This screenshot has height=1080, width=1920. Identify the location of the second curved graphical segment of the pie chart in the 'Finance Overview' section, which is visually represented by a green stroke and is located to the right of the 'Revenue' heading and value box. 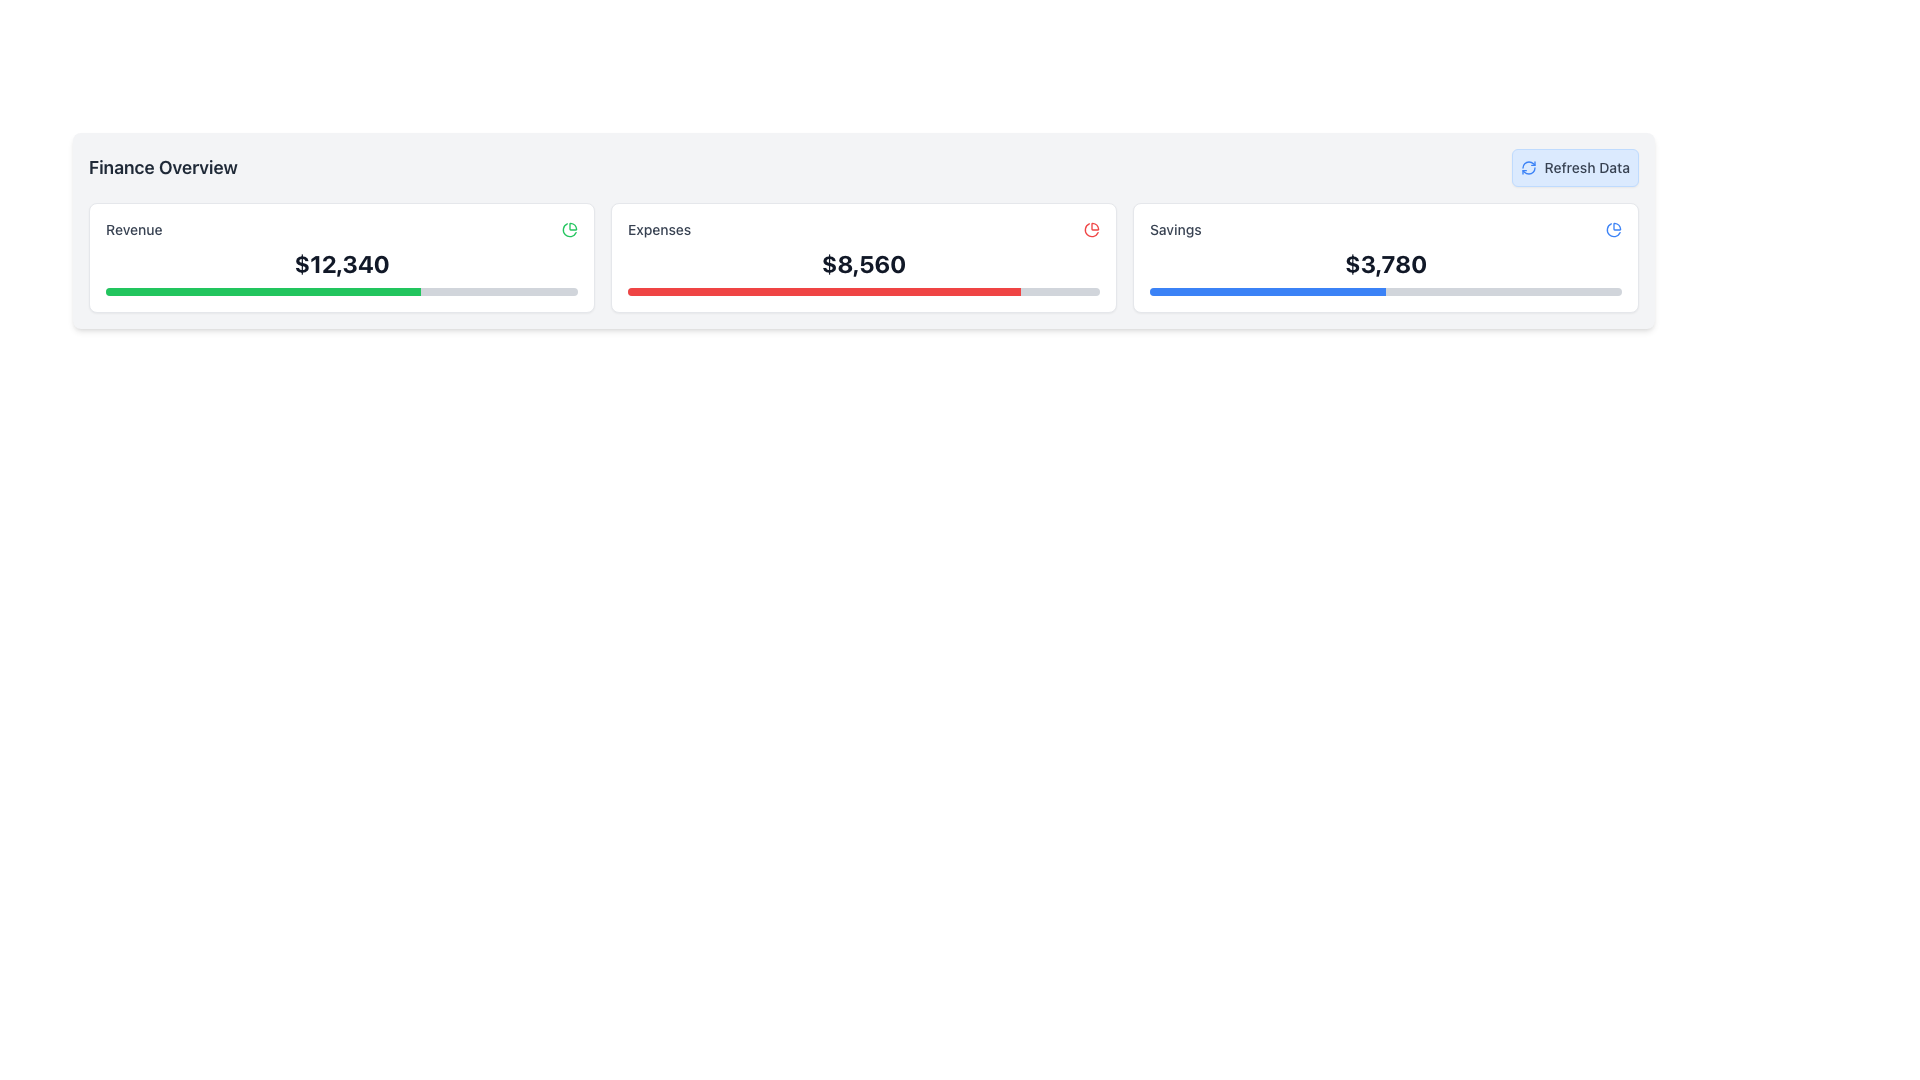
(568, 229).